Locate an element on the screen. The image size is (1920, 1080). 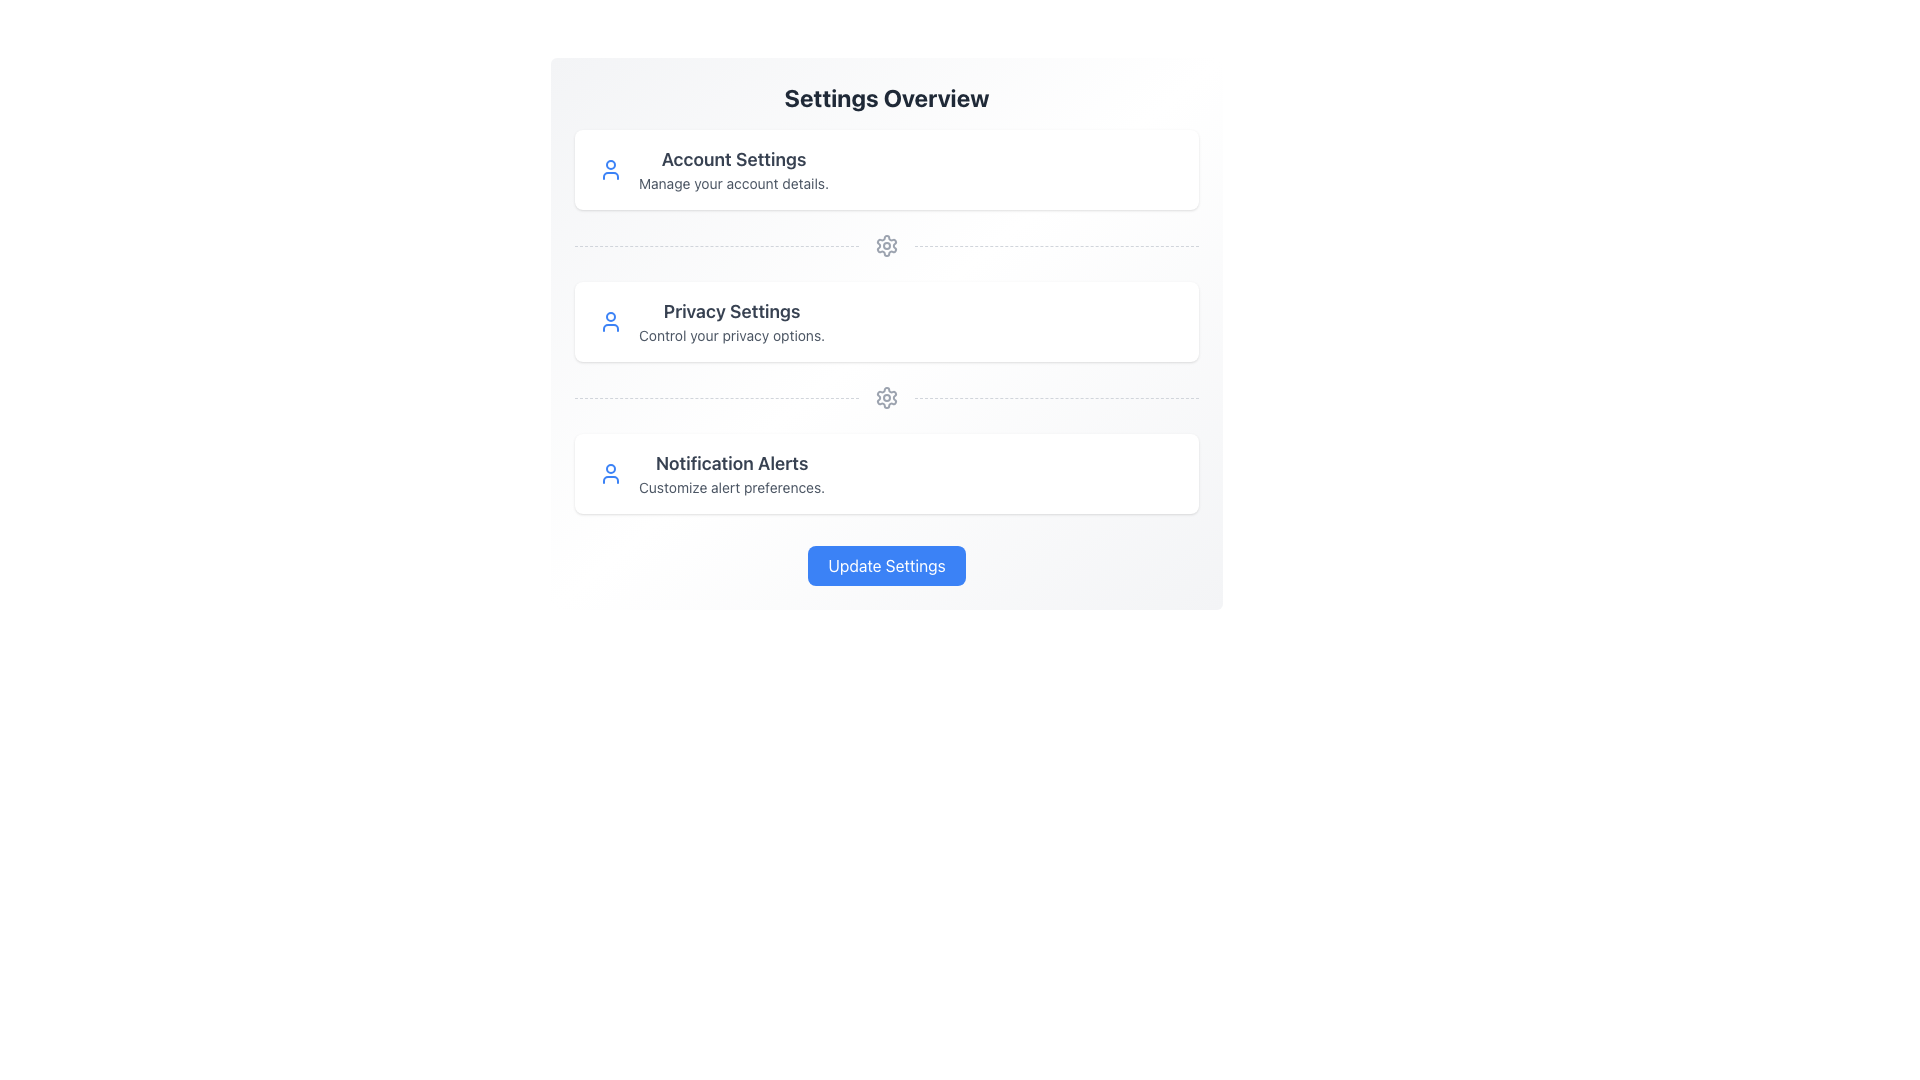
the confirm button located at the bottom of the 'Settings Overview' section to observe potential styling changes is located at coordinates (886, 566).